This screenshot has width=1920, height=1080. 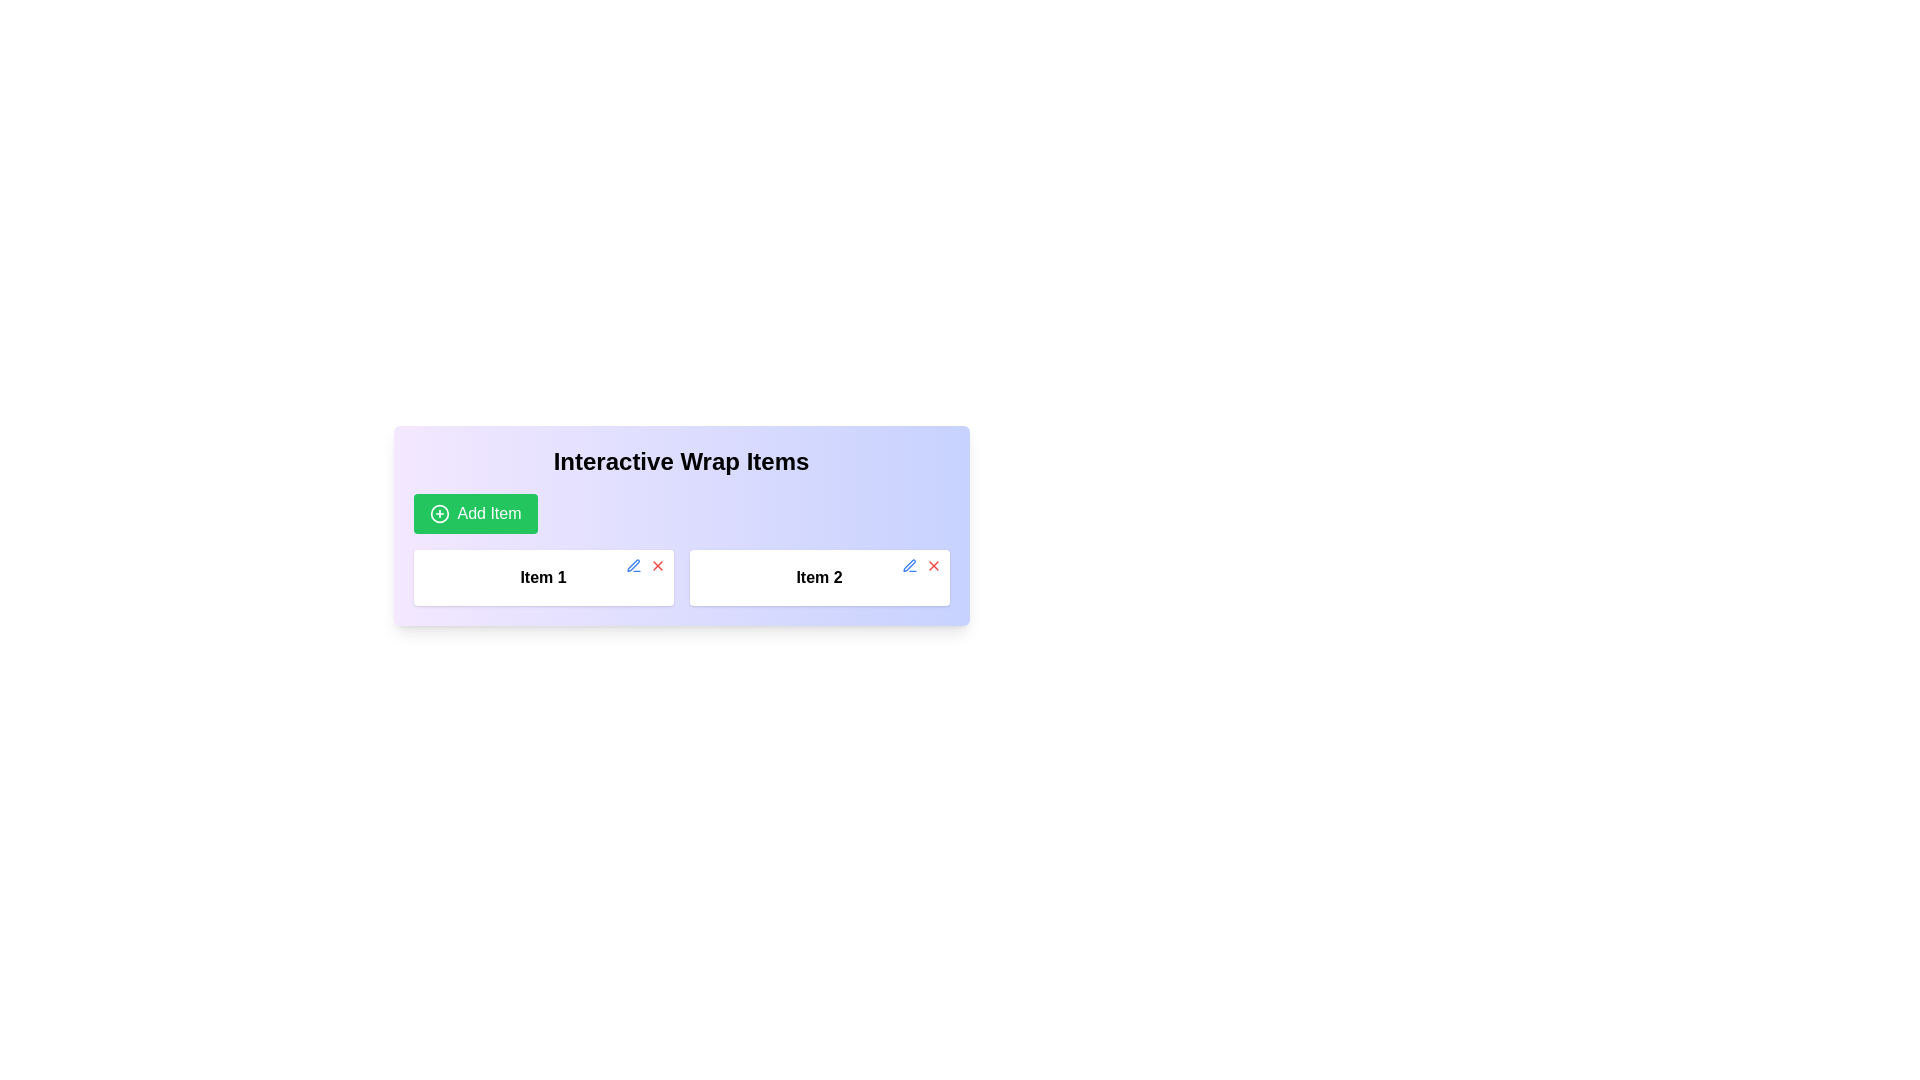 I want to click on the outer circle component of the icon within the 'Add Item' button located at the top-left area of the 'Interactive Wrap Items' panel, so click(x=438, y=512).